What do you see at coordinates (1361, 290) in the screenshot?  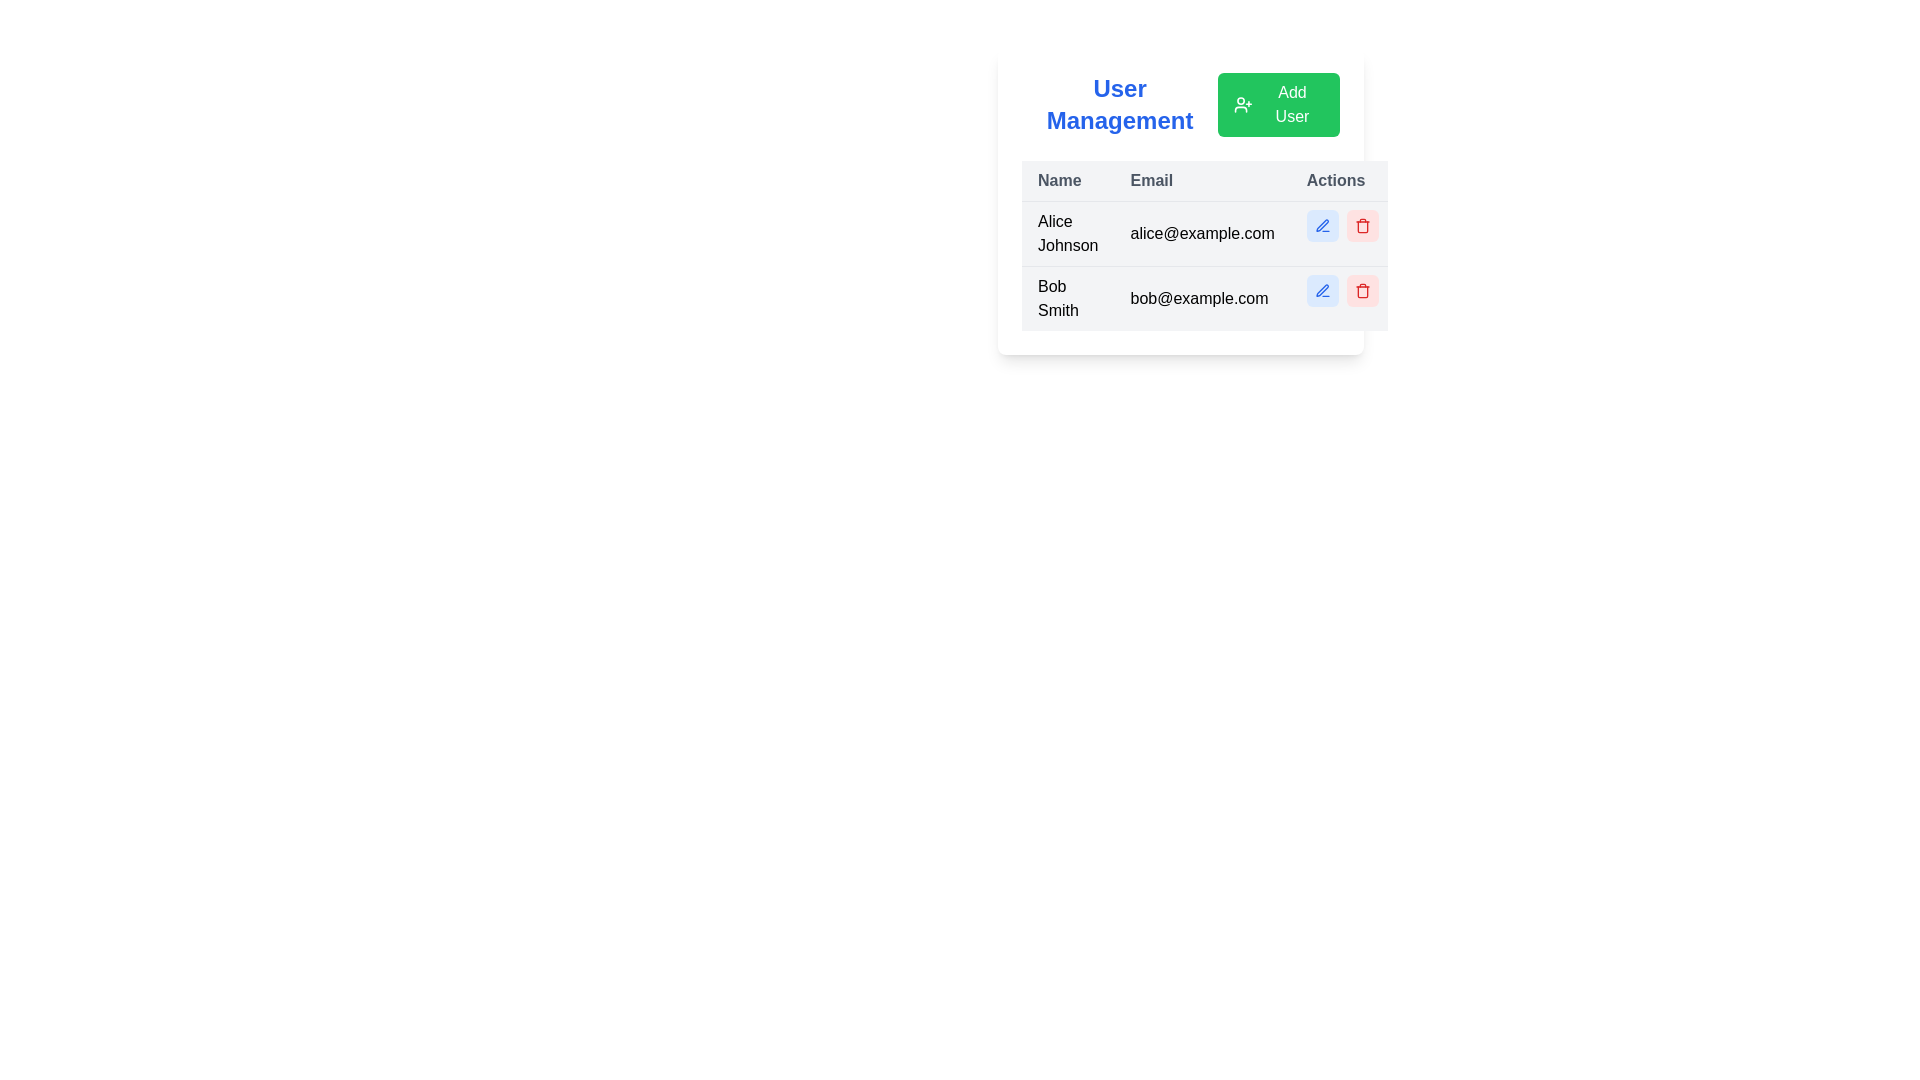 I see `the delete button with a light red background and red text, located to the right of the blue pencil icon in the user management table for 'Bob Smith'` at bounding box center [1361, 290].